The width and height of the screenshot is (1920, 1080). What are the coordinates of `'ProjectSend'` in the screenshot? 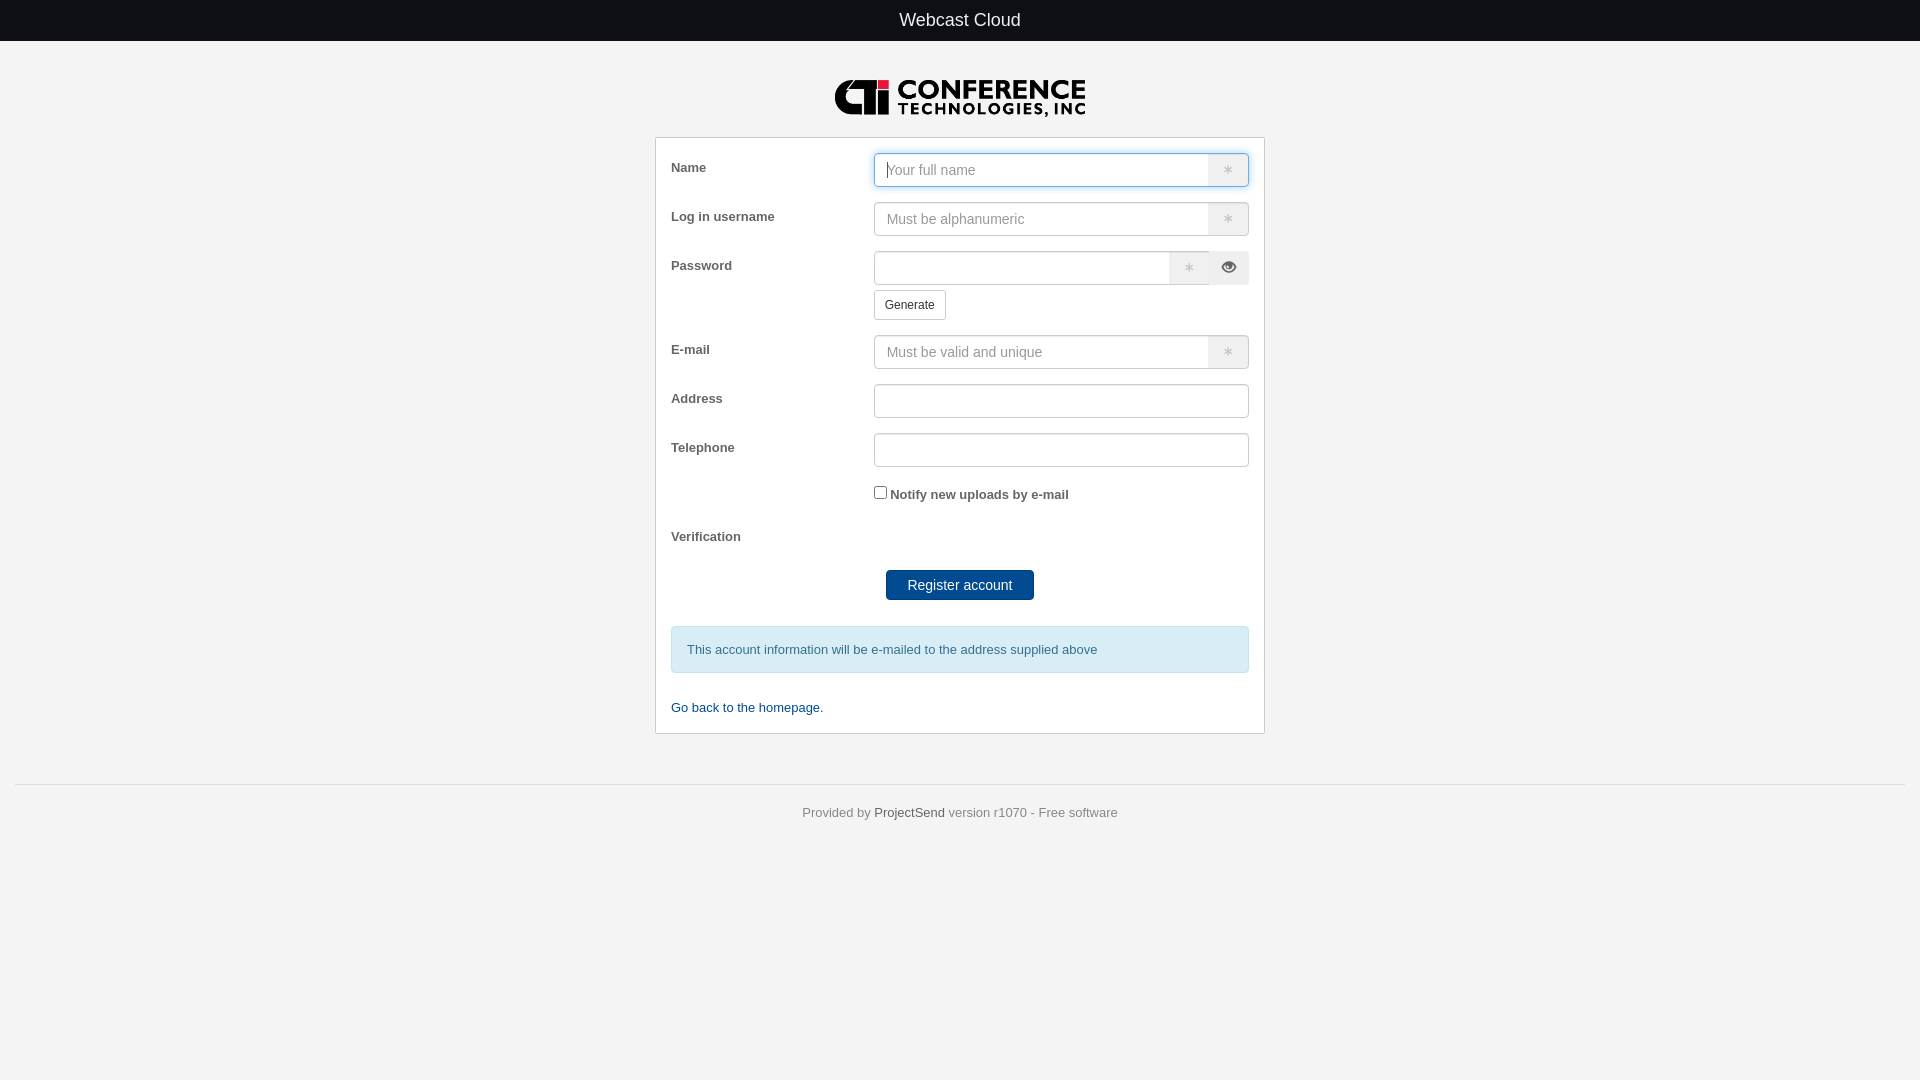 It's located at (908, 812).